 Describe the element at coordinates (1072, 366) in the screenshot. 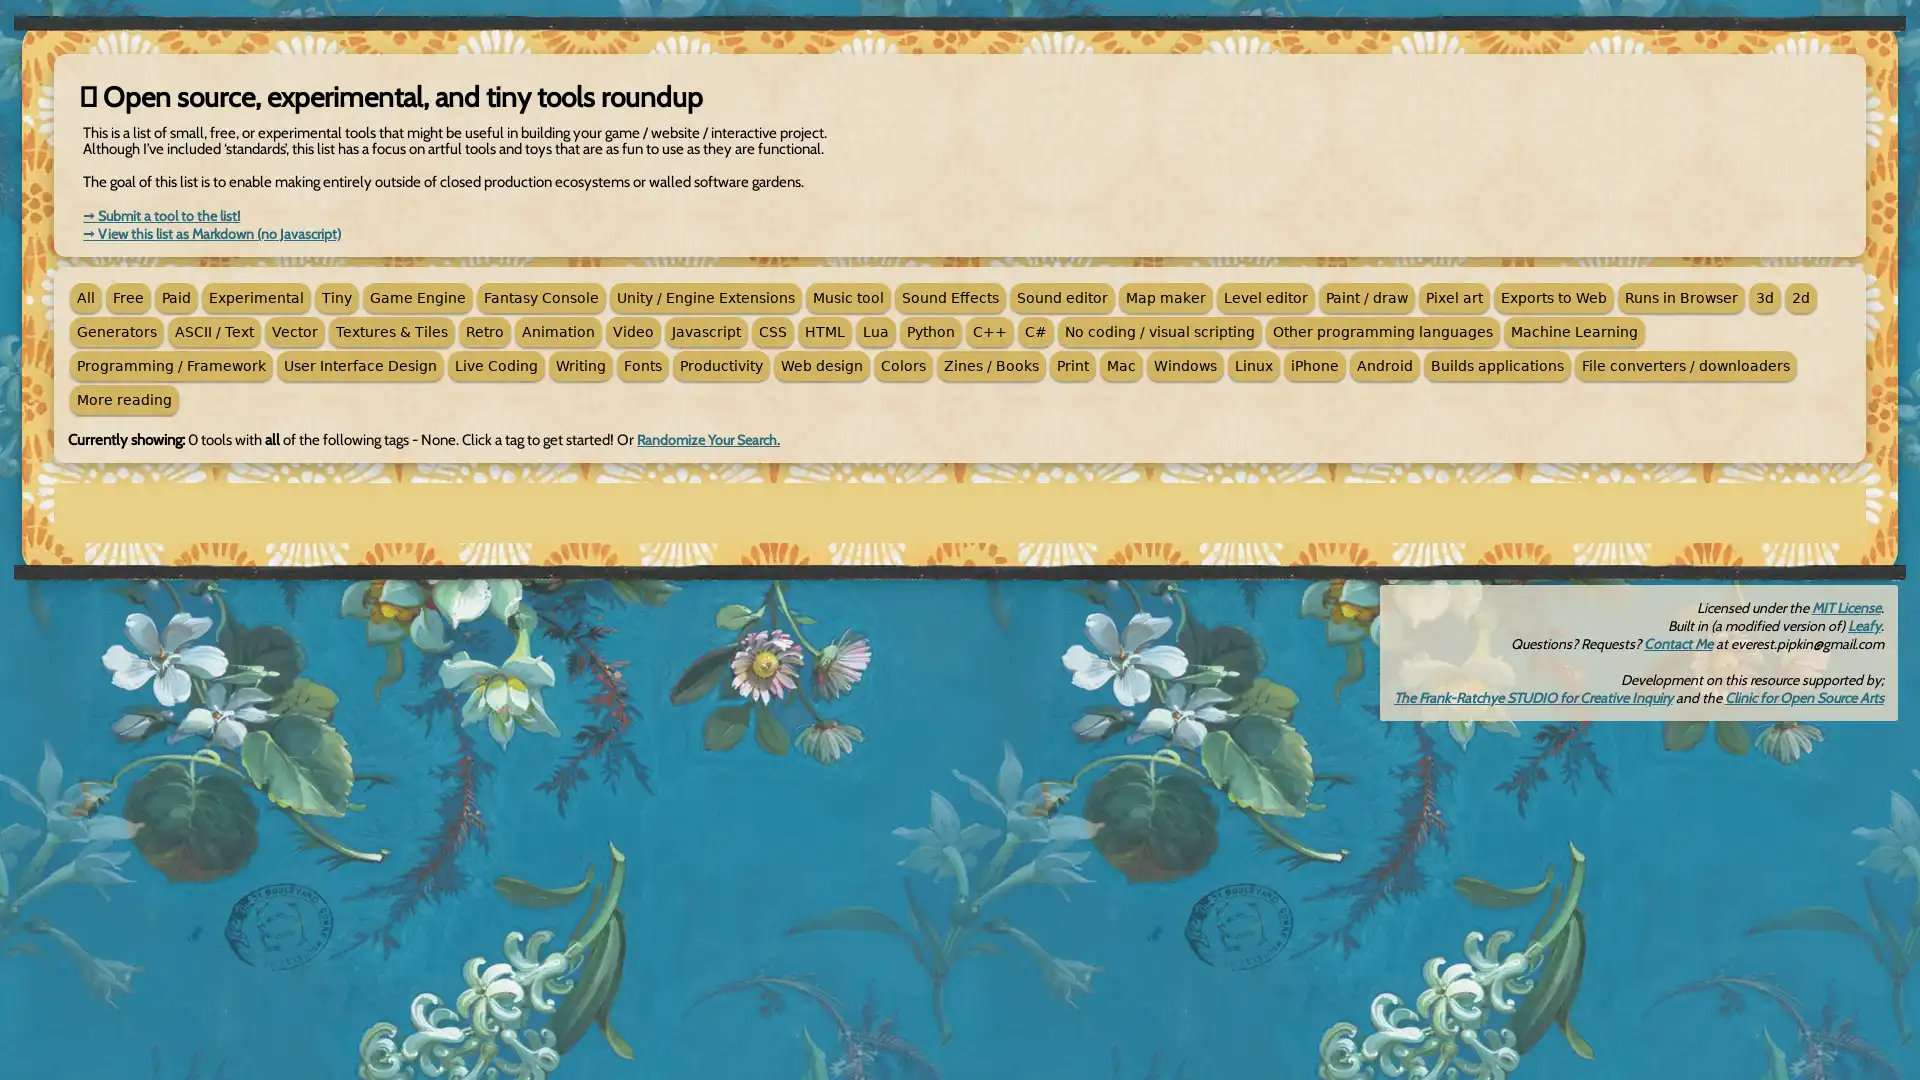

I see `Print` at that location.